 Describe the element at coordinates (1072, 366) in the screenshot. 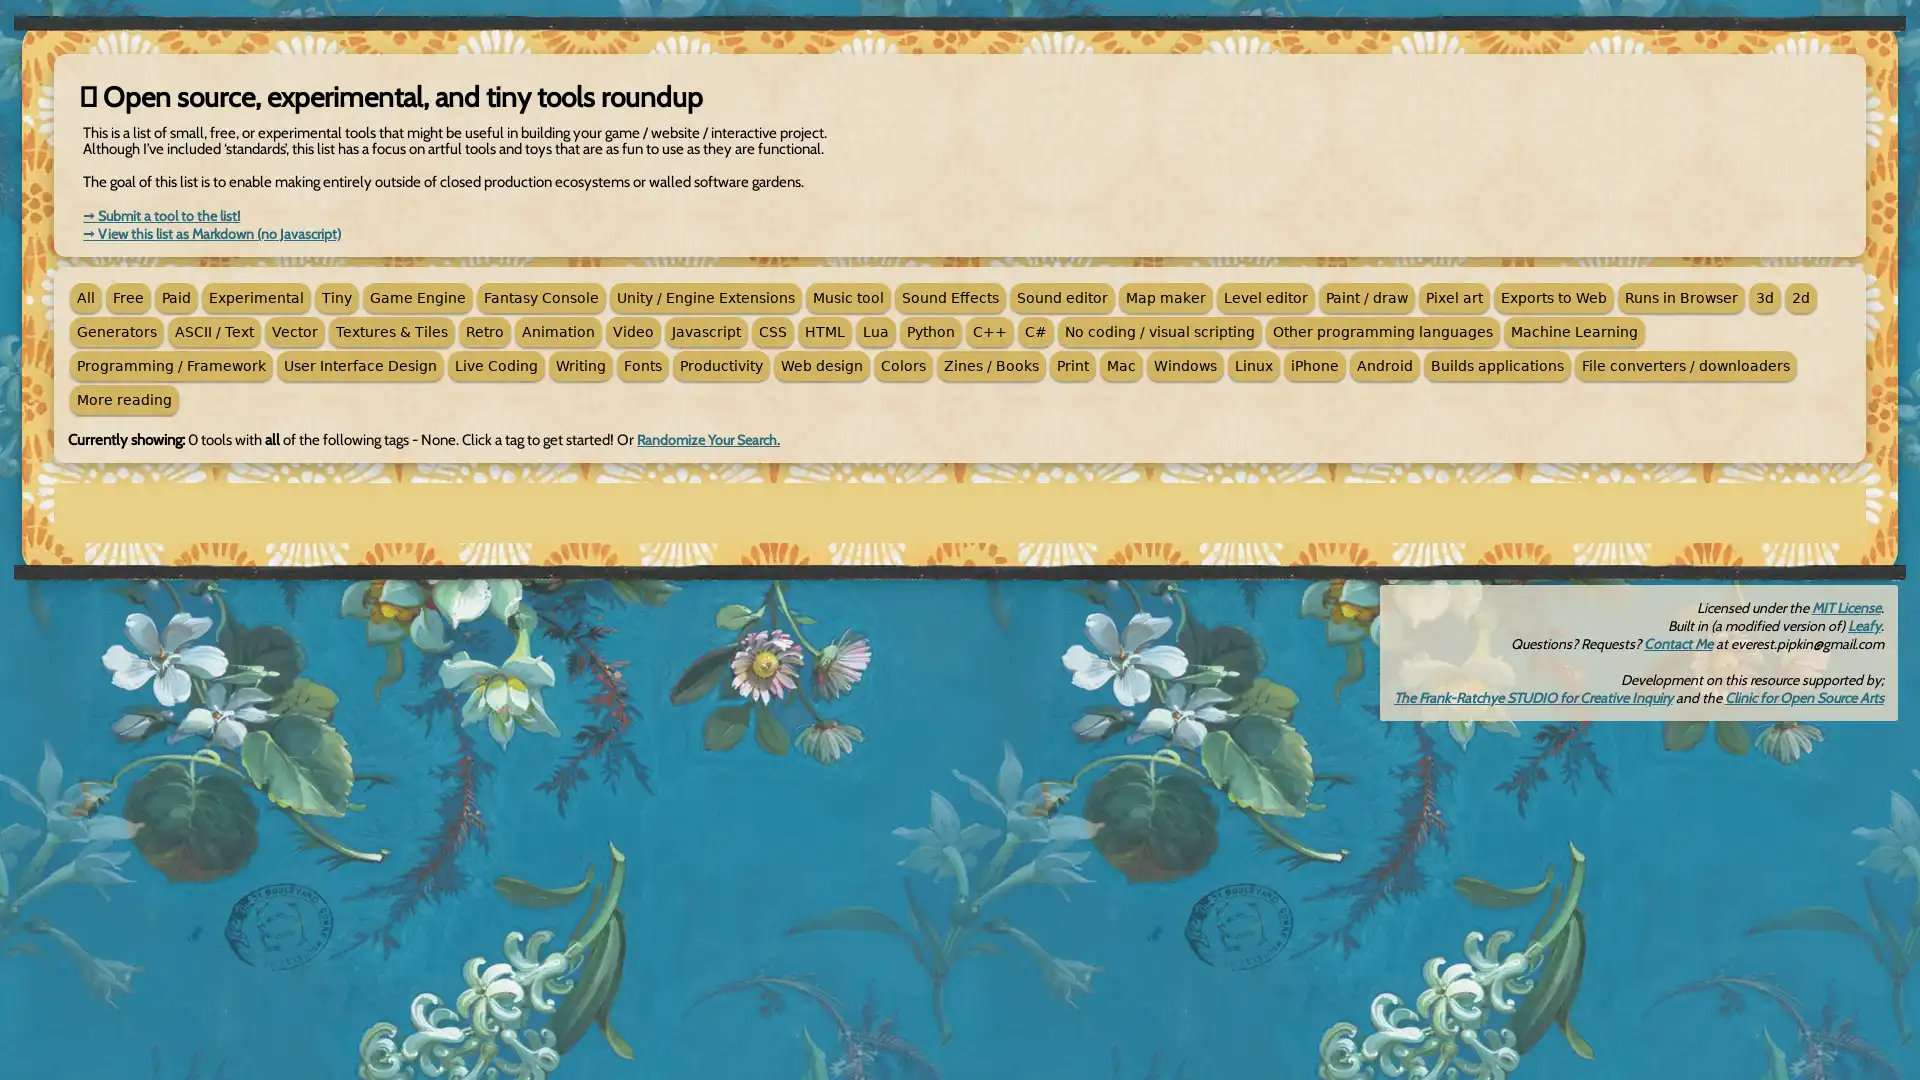

I see `Print` at that location.